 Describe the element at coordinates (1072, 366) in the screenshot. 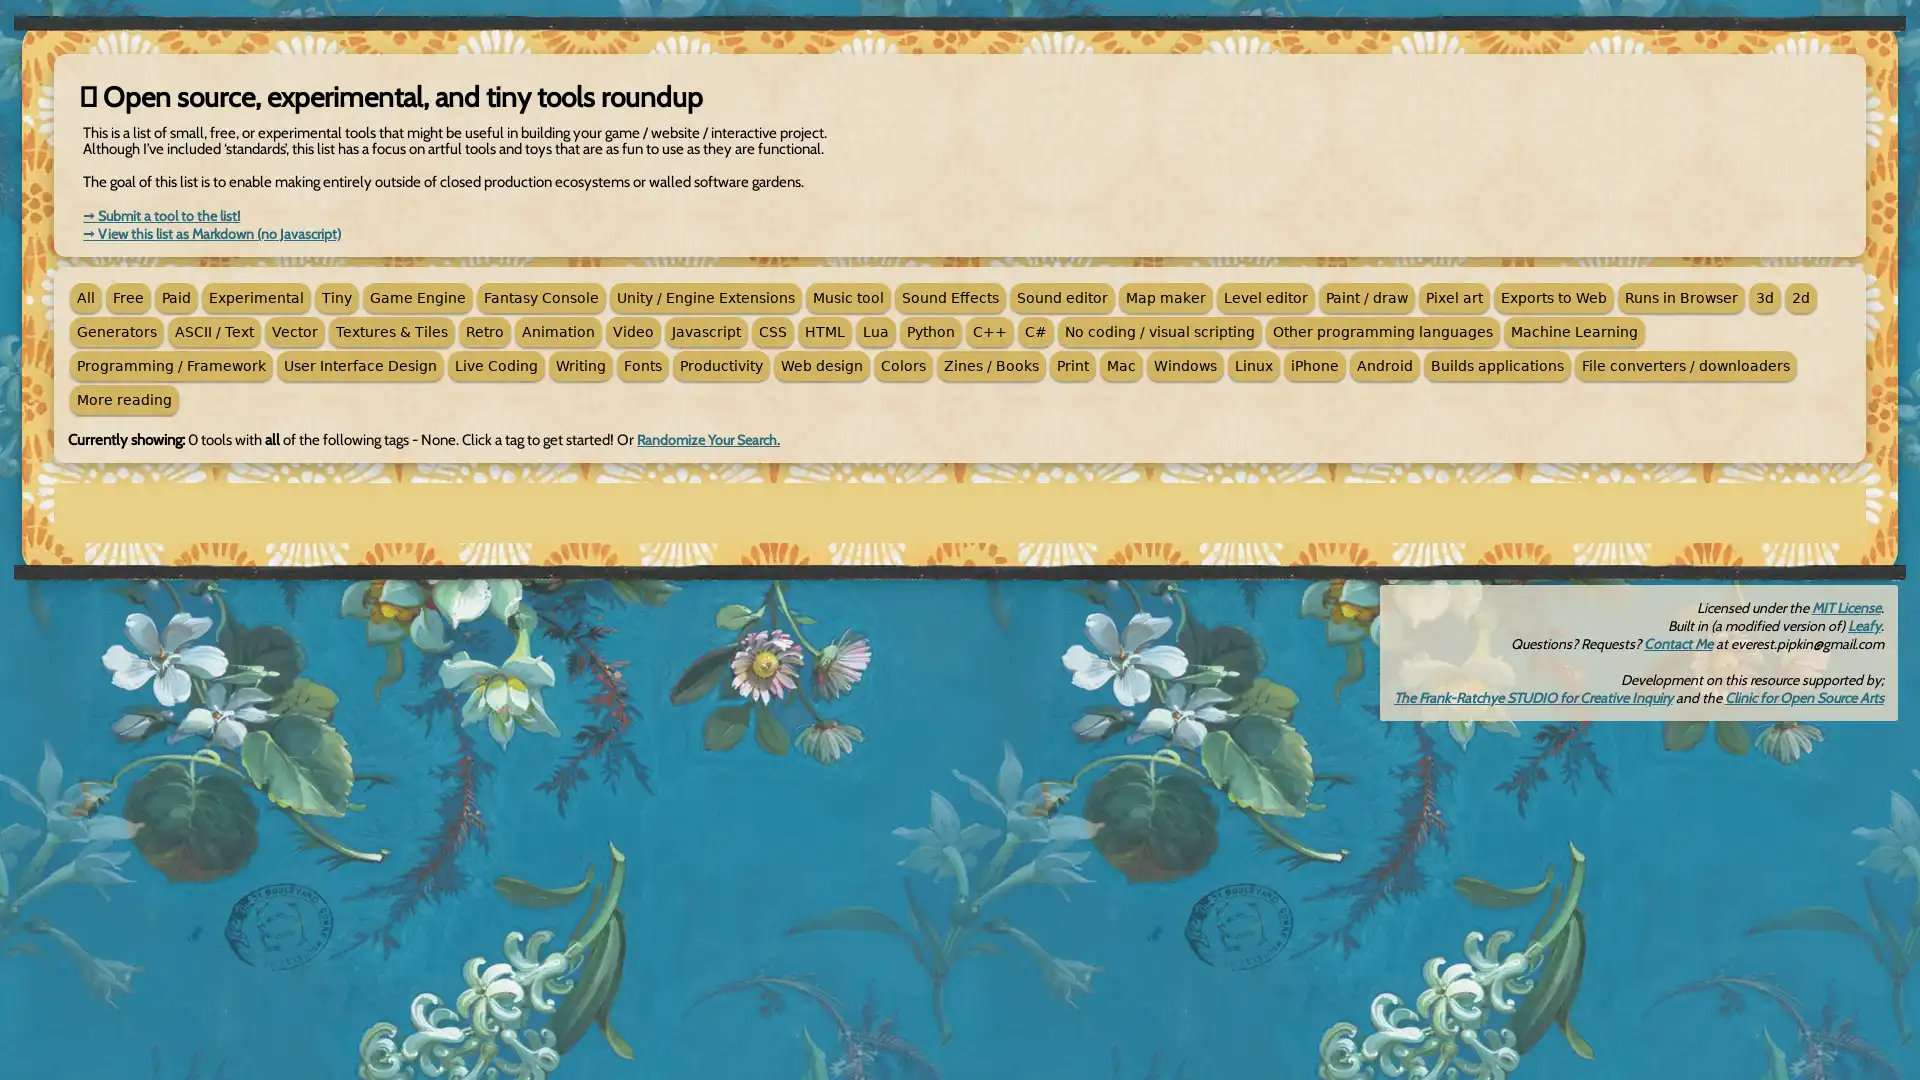

I see `Print` at that location.